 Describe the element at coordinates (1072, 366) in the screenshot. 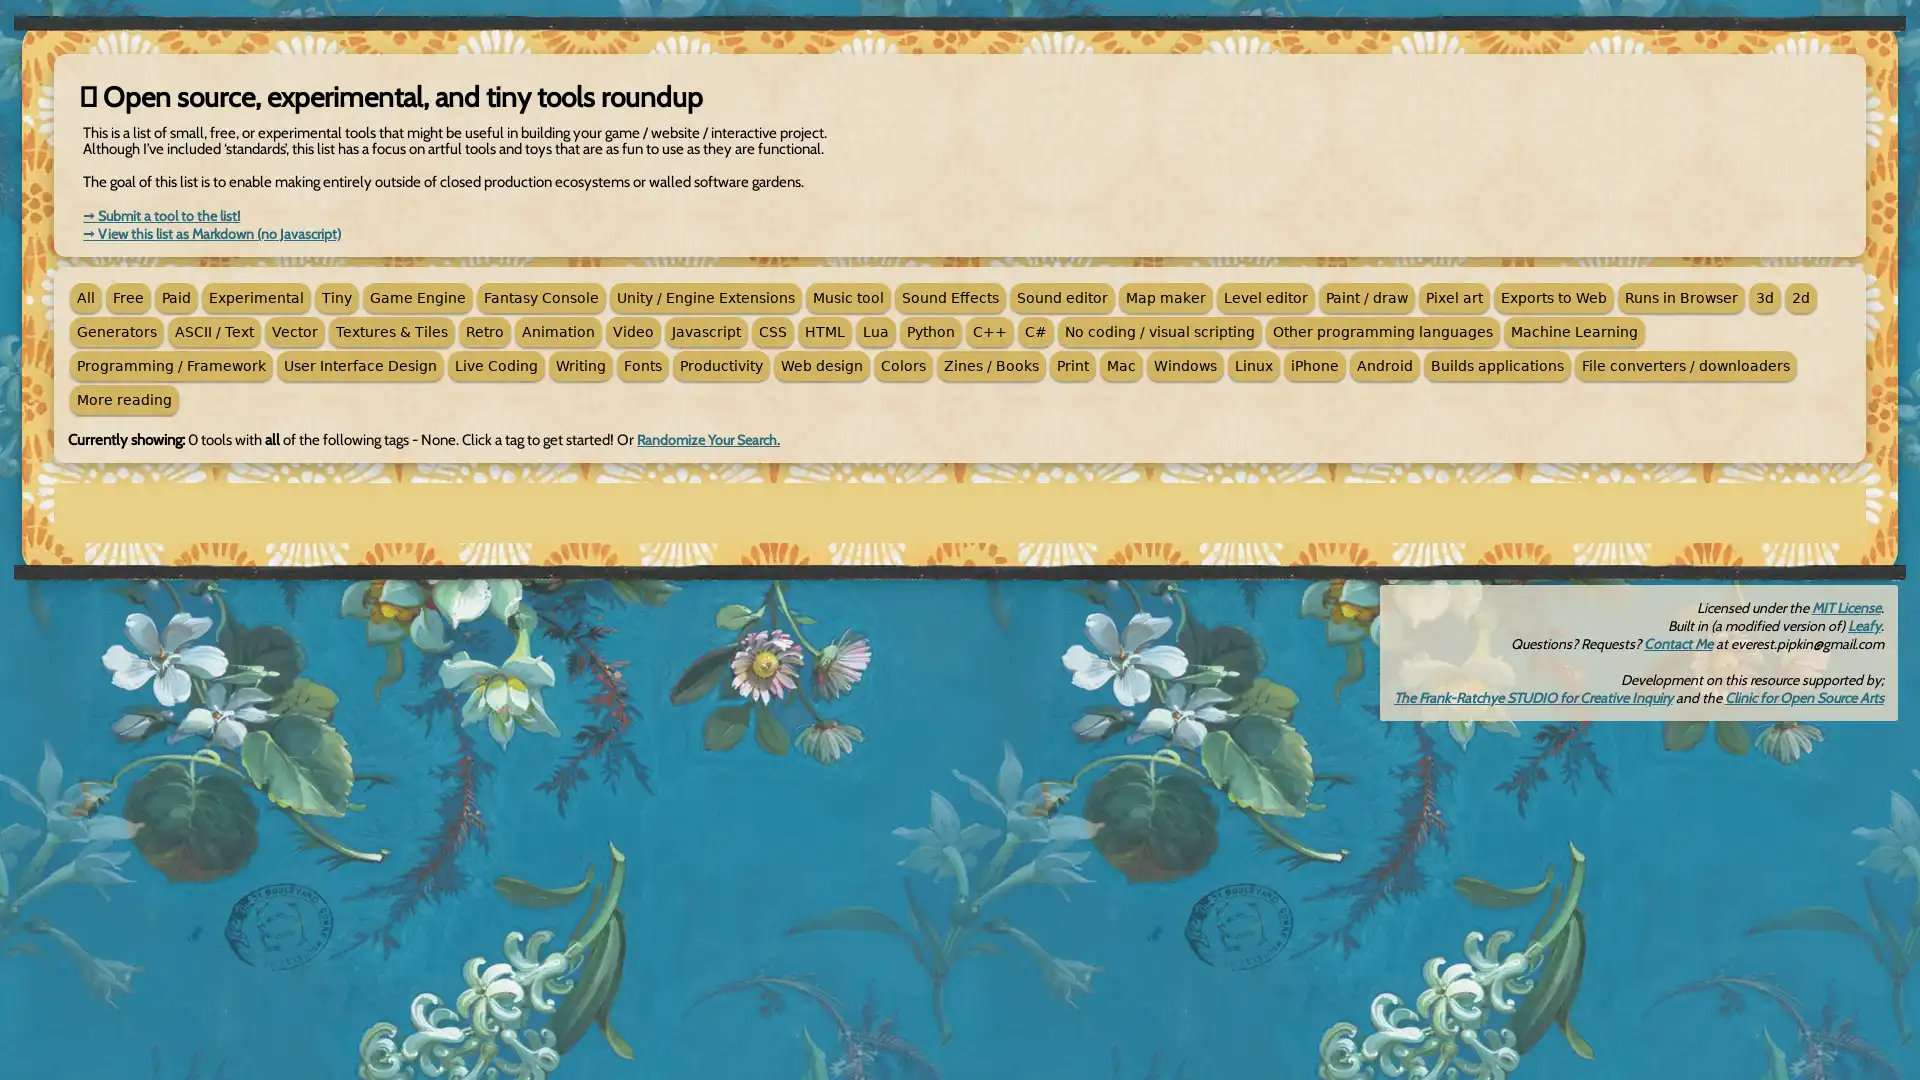

I see `Print` at that location.